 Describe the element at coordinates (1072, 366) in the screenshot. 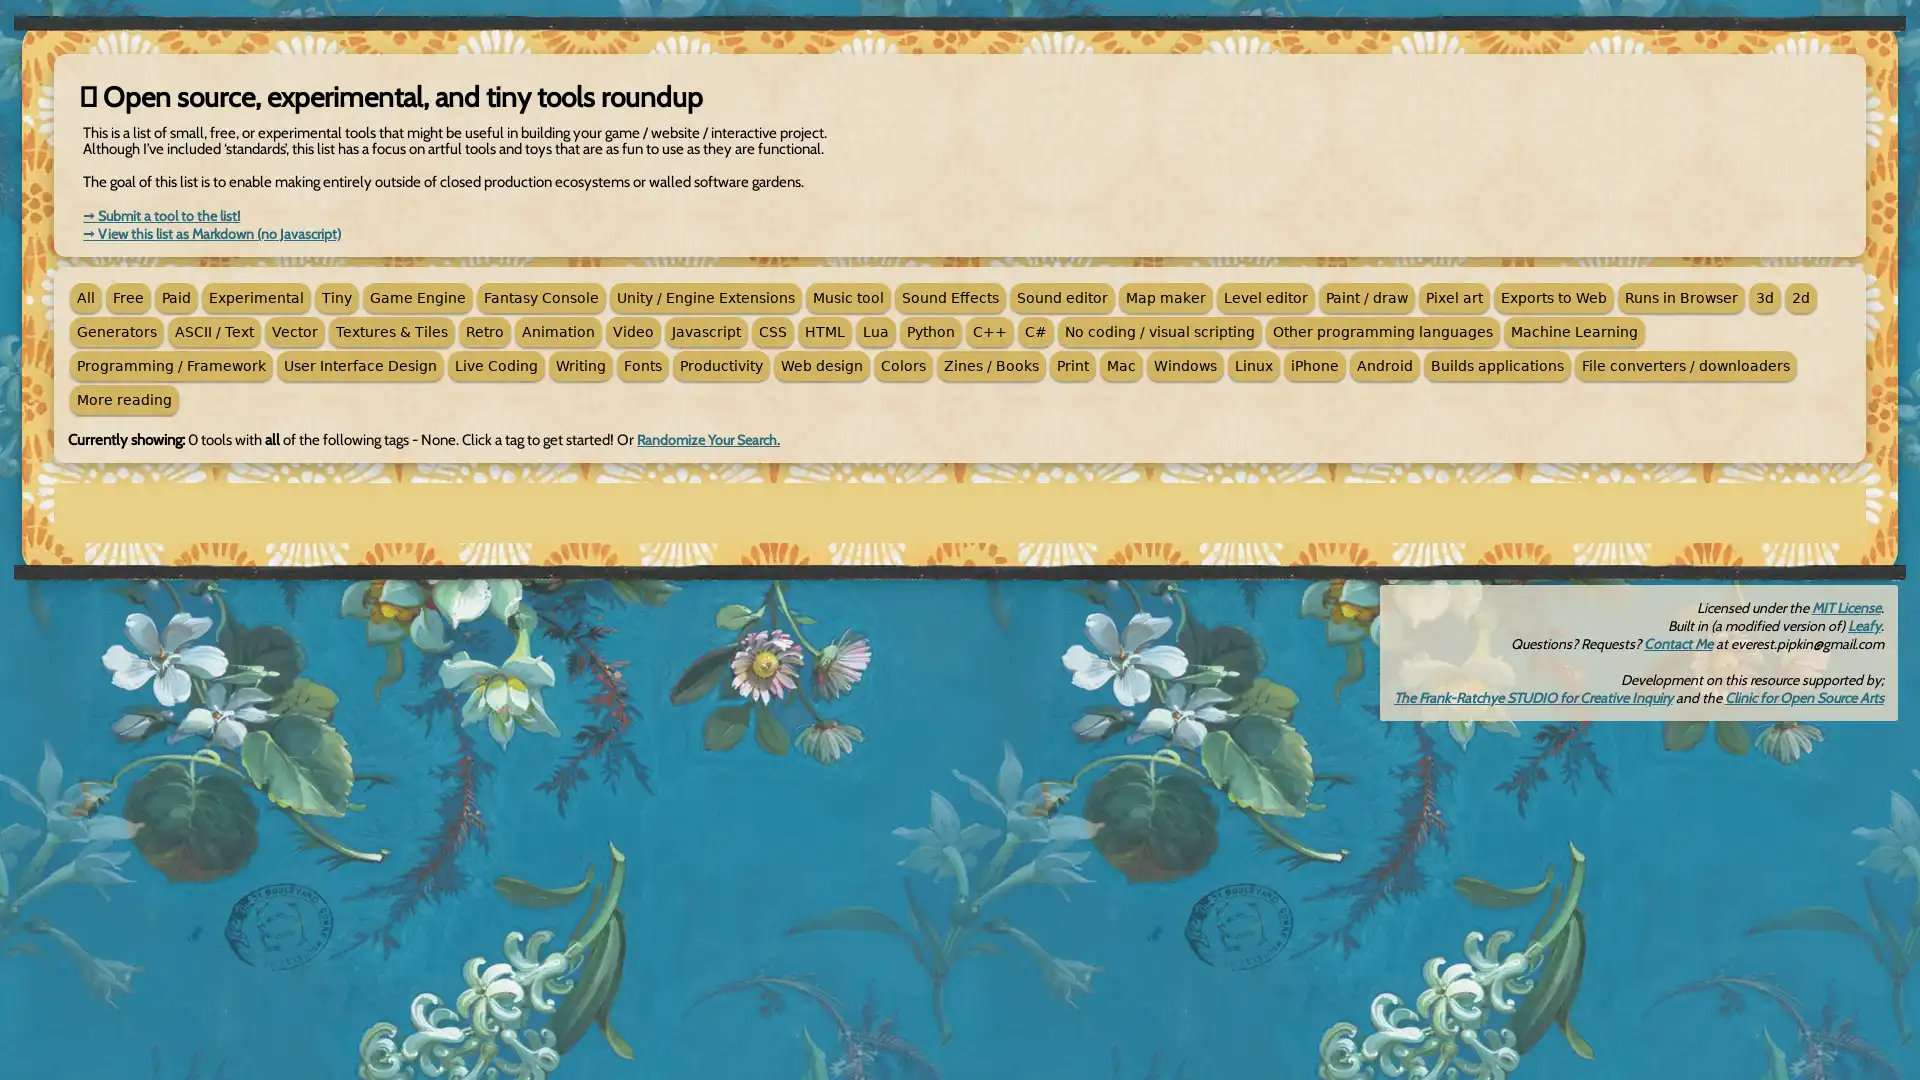

I see `Print` at that location.